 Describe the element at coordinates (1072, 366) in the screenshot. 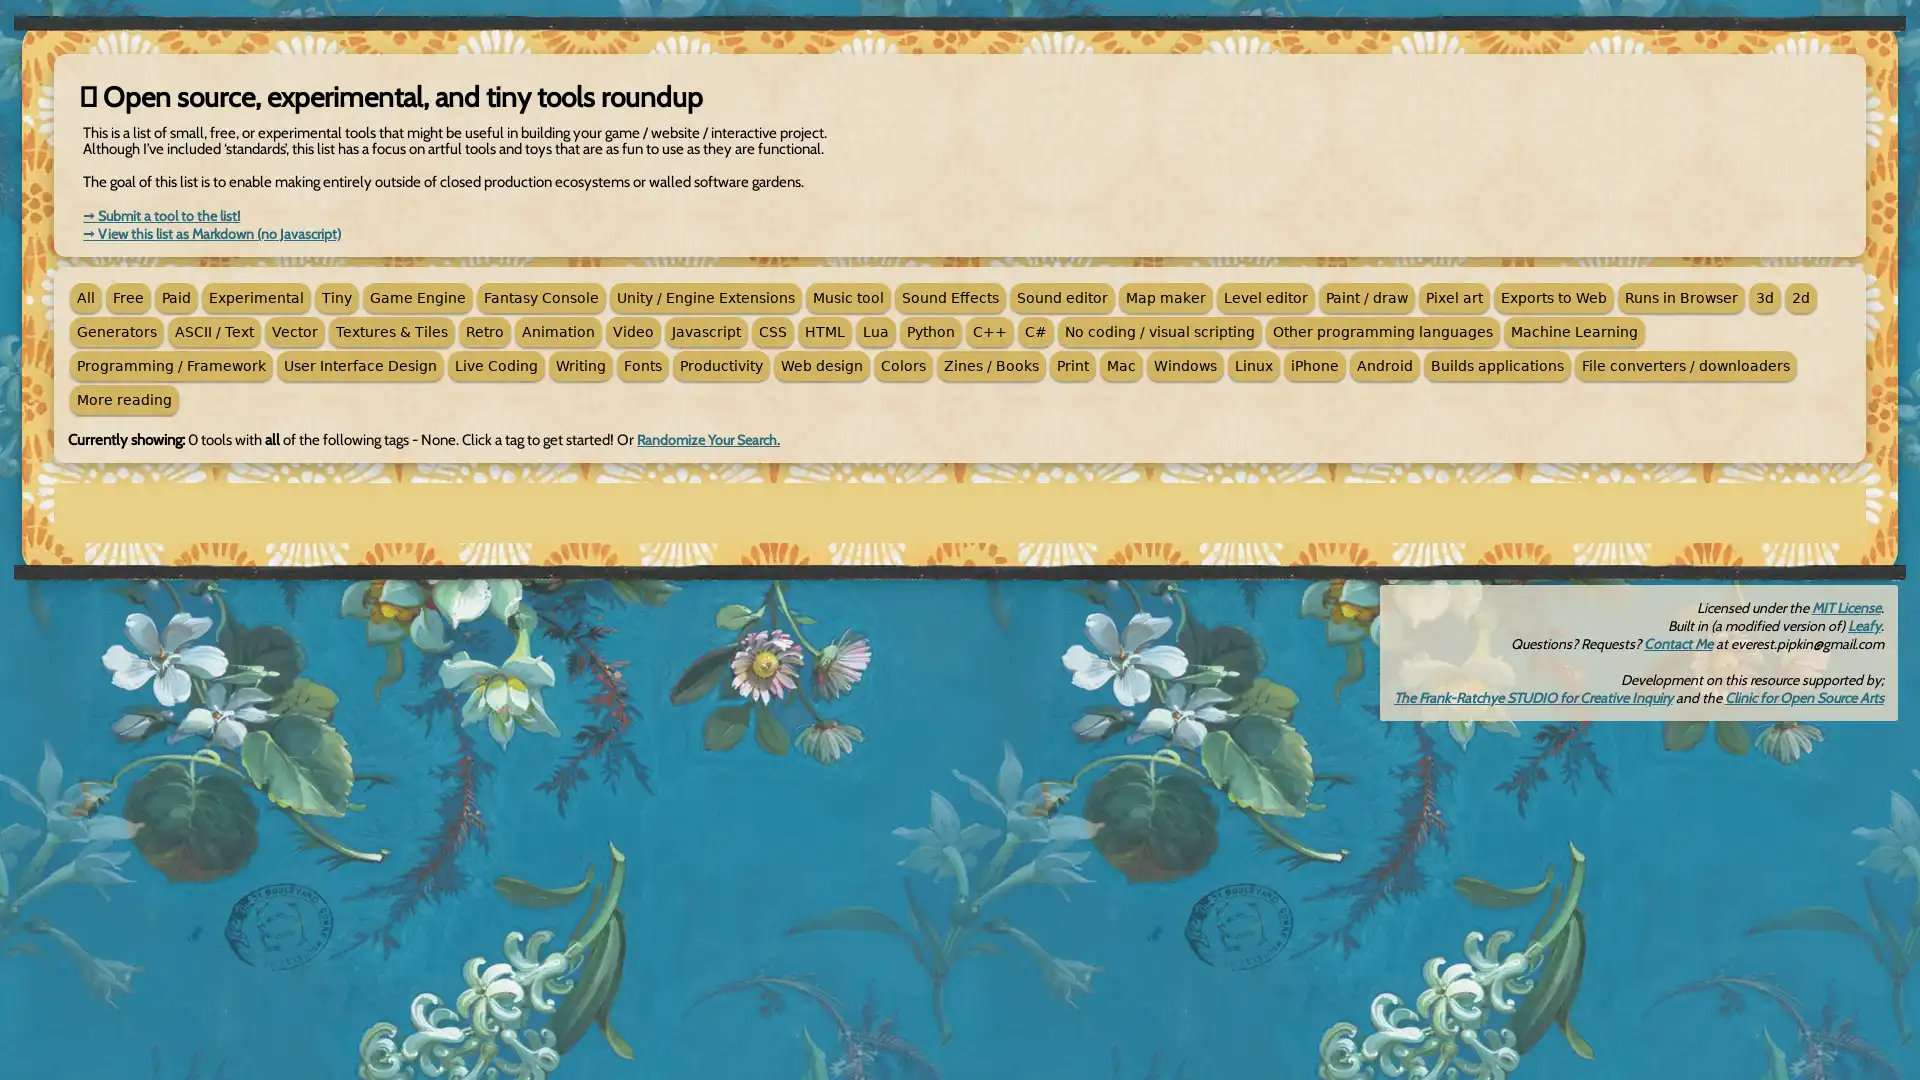

I see `Print` at that location.